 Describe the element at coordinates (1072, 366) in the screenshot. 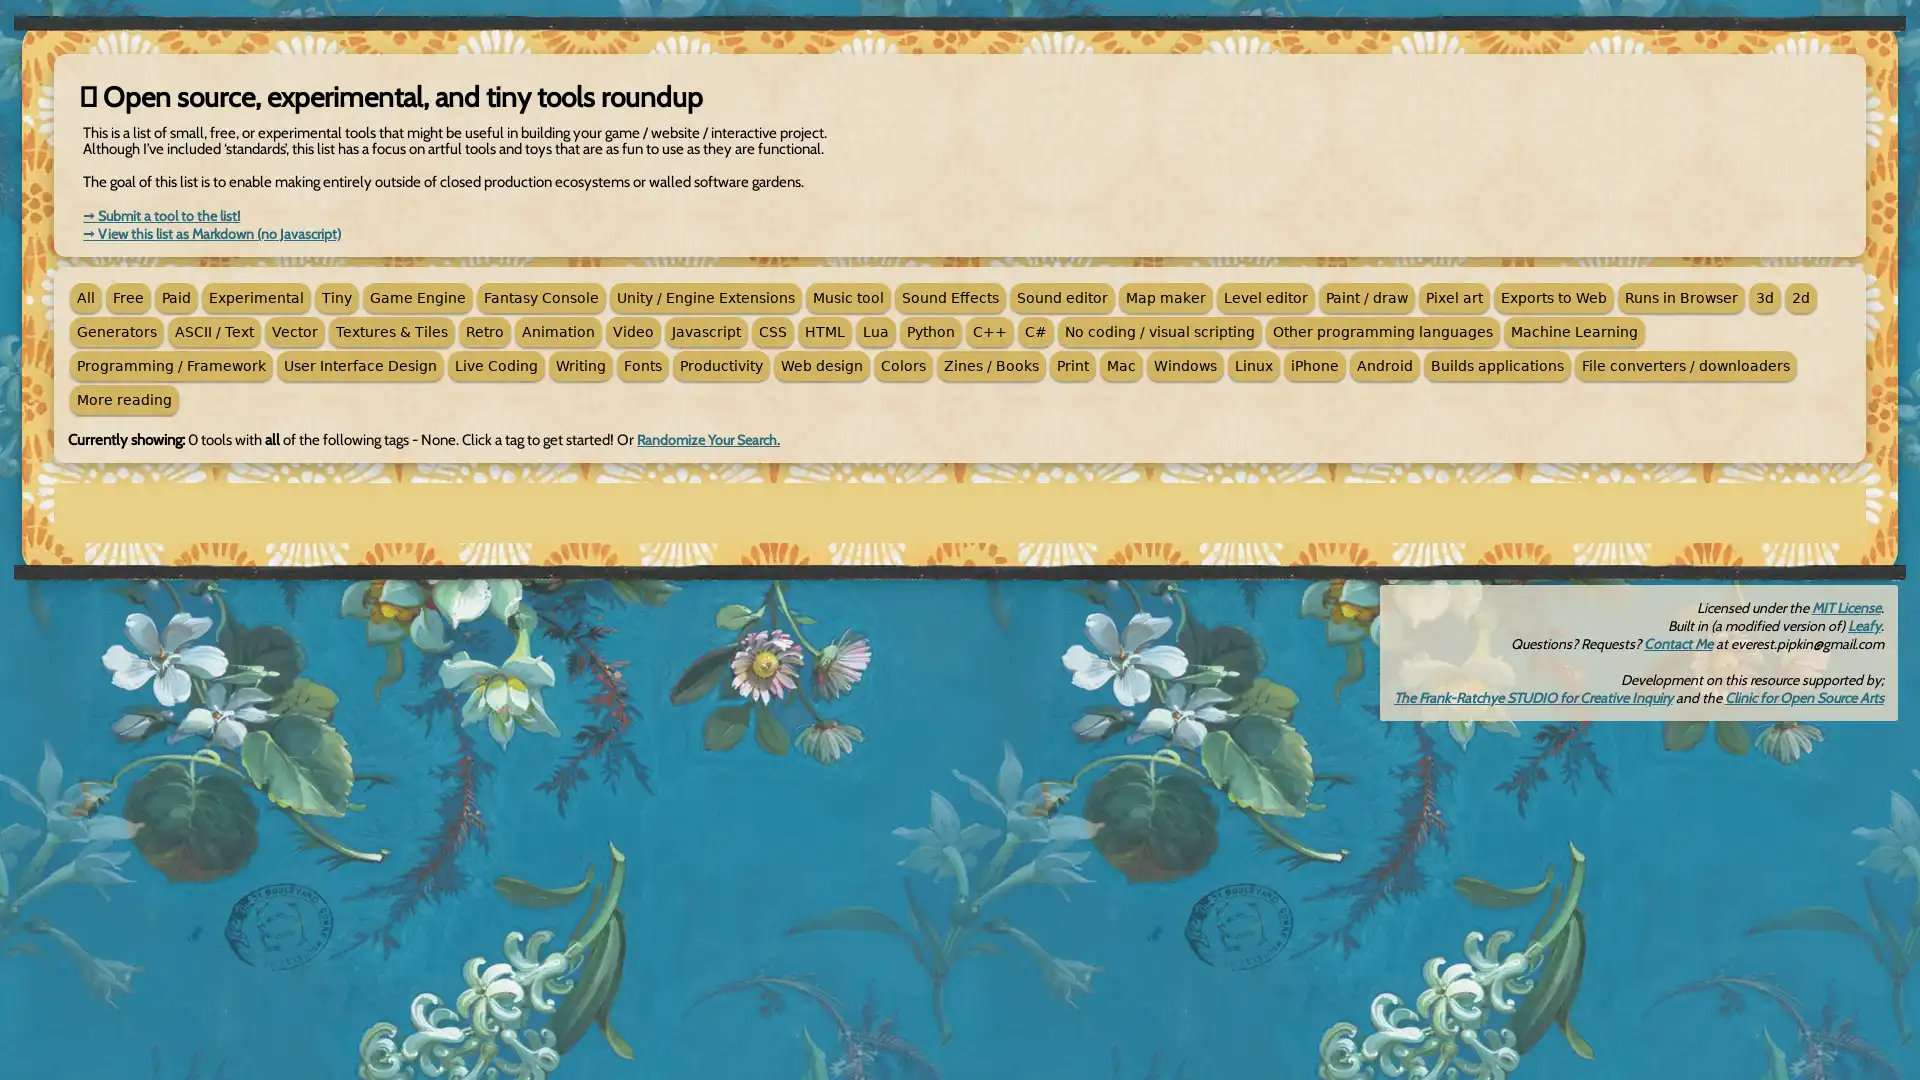

I see `Print` at that location.